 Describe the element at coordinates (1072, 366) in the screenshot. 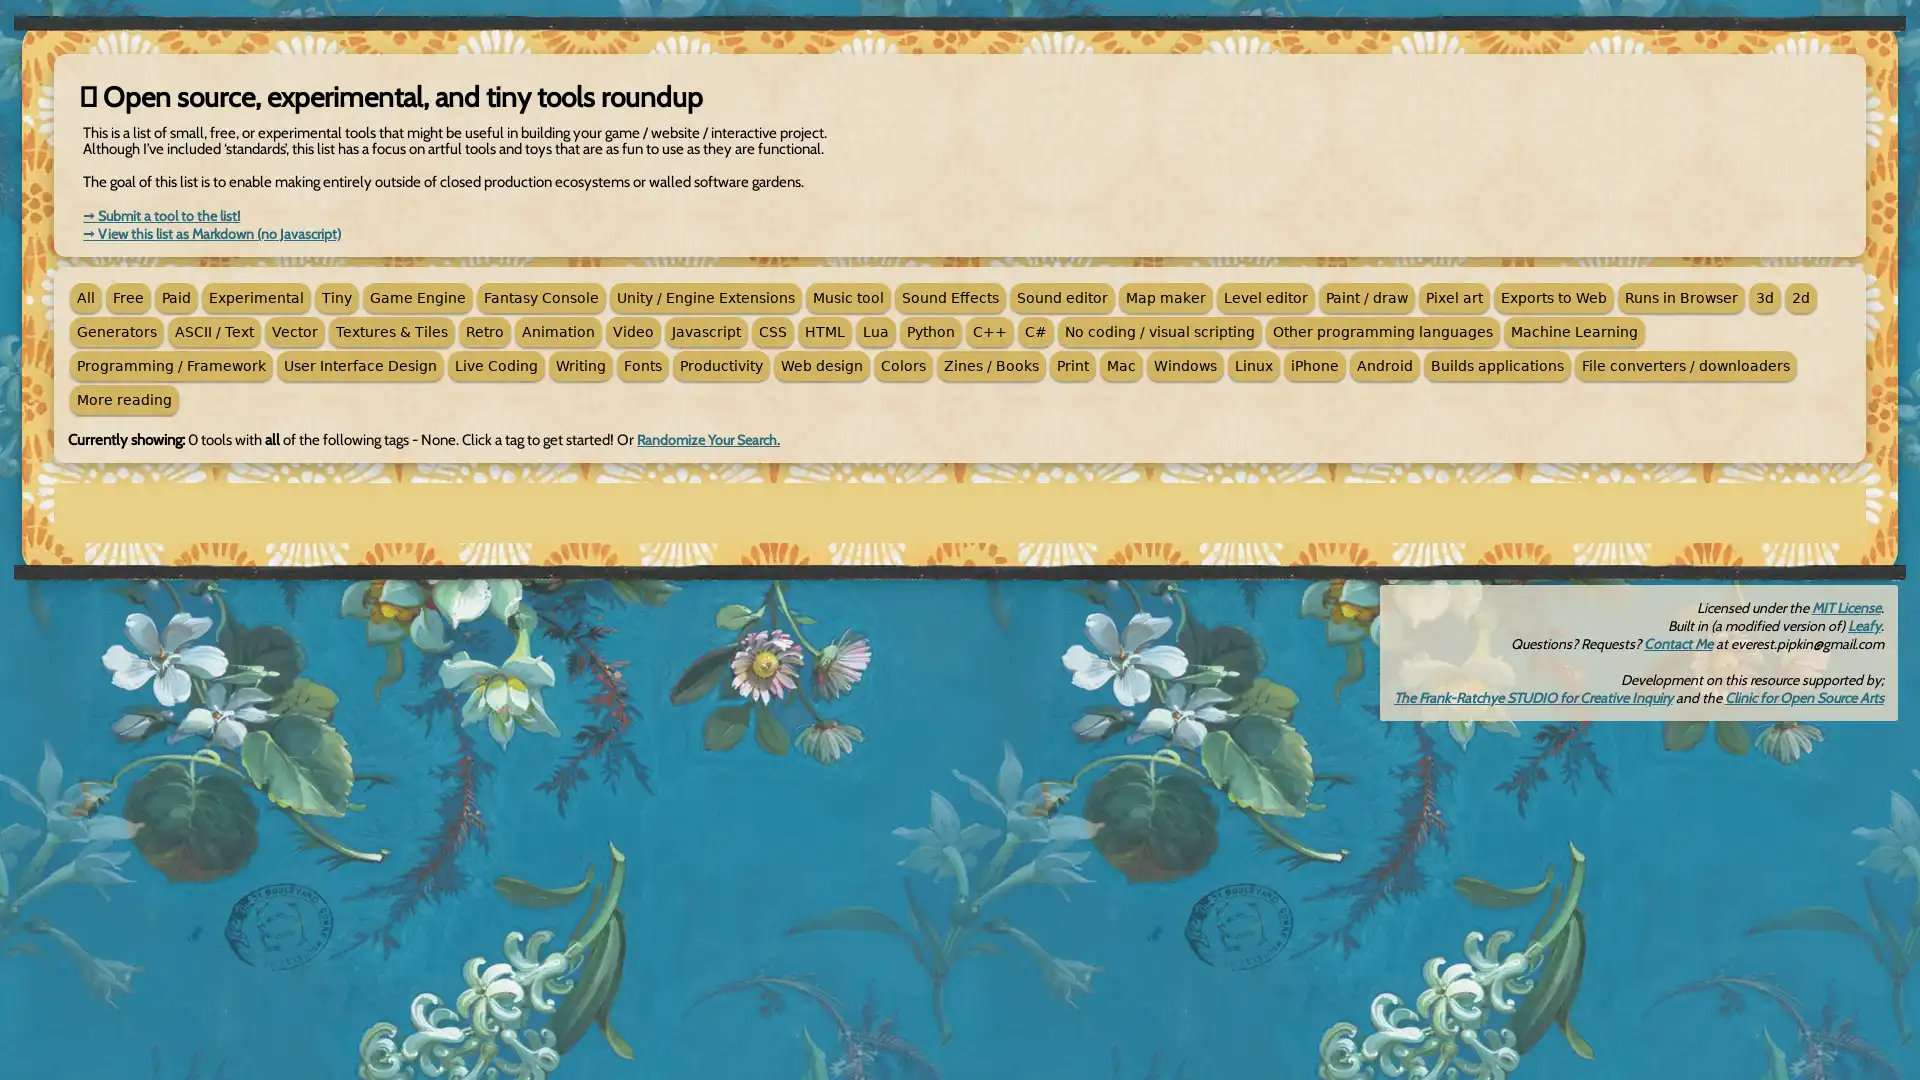

I see `Print` at that location.